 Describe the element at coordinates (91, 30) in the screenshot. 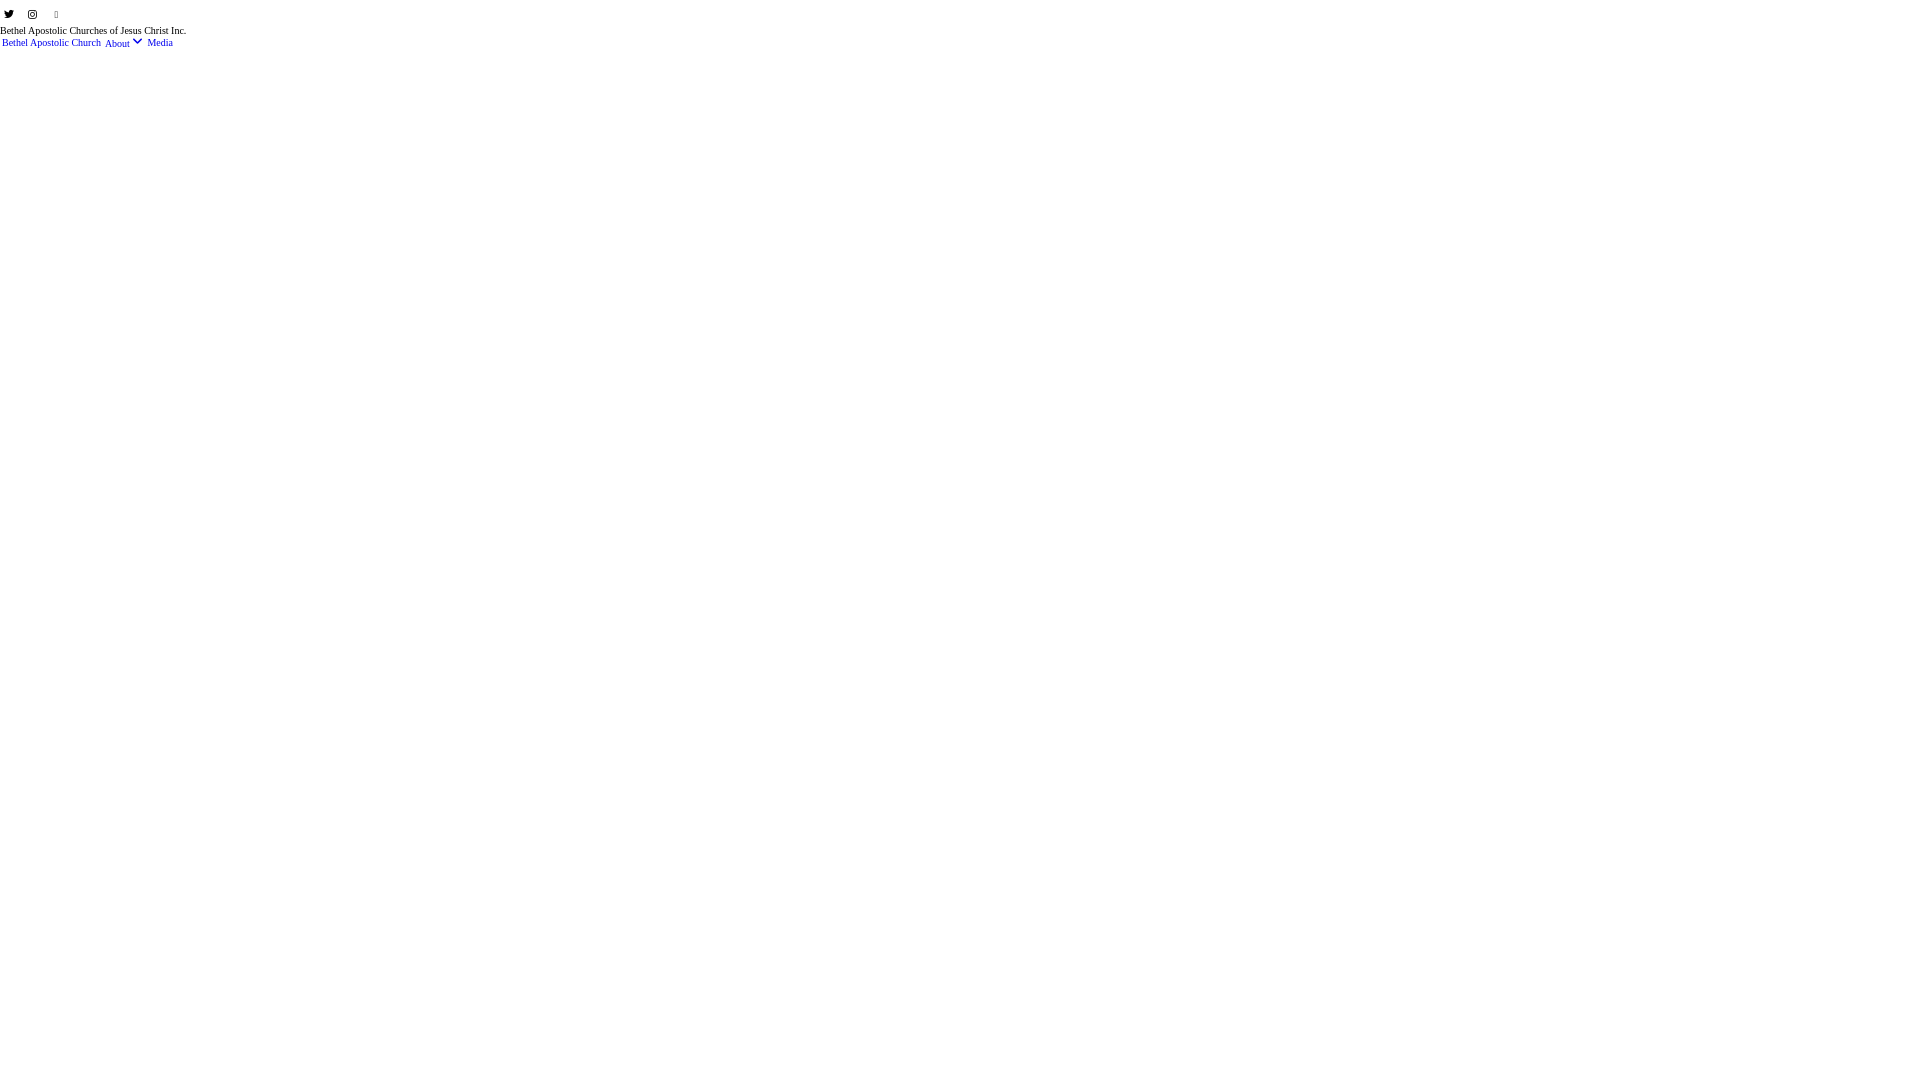

I see `'Bethel Apostolic Churches of Jesus Christ Inc.'` at that location.